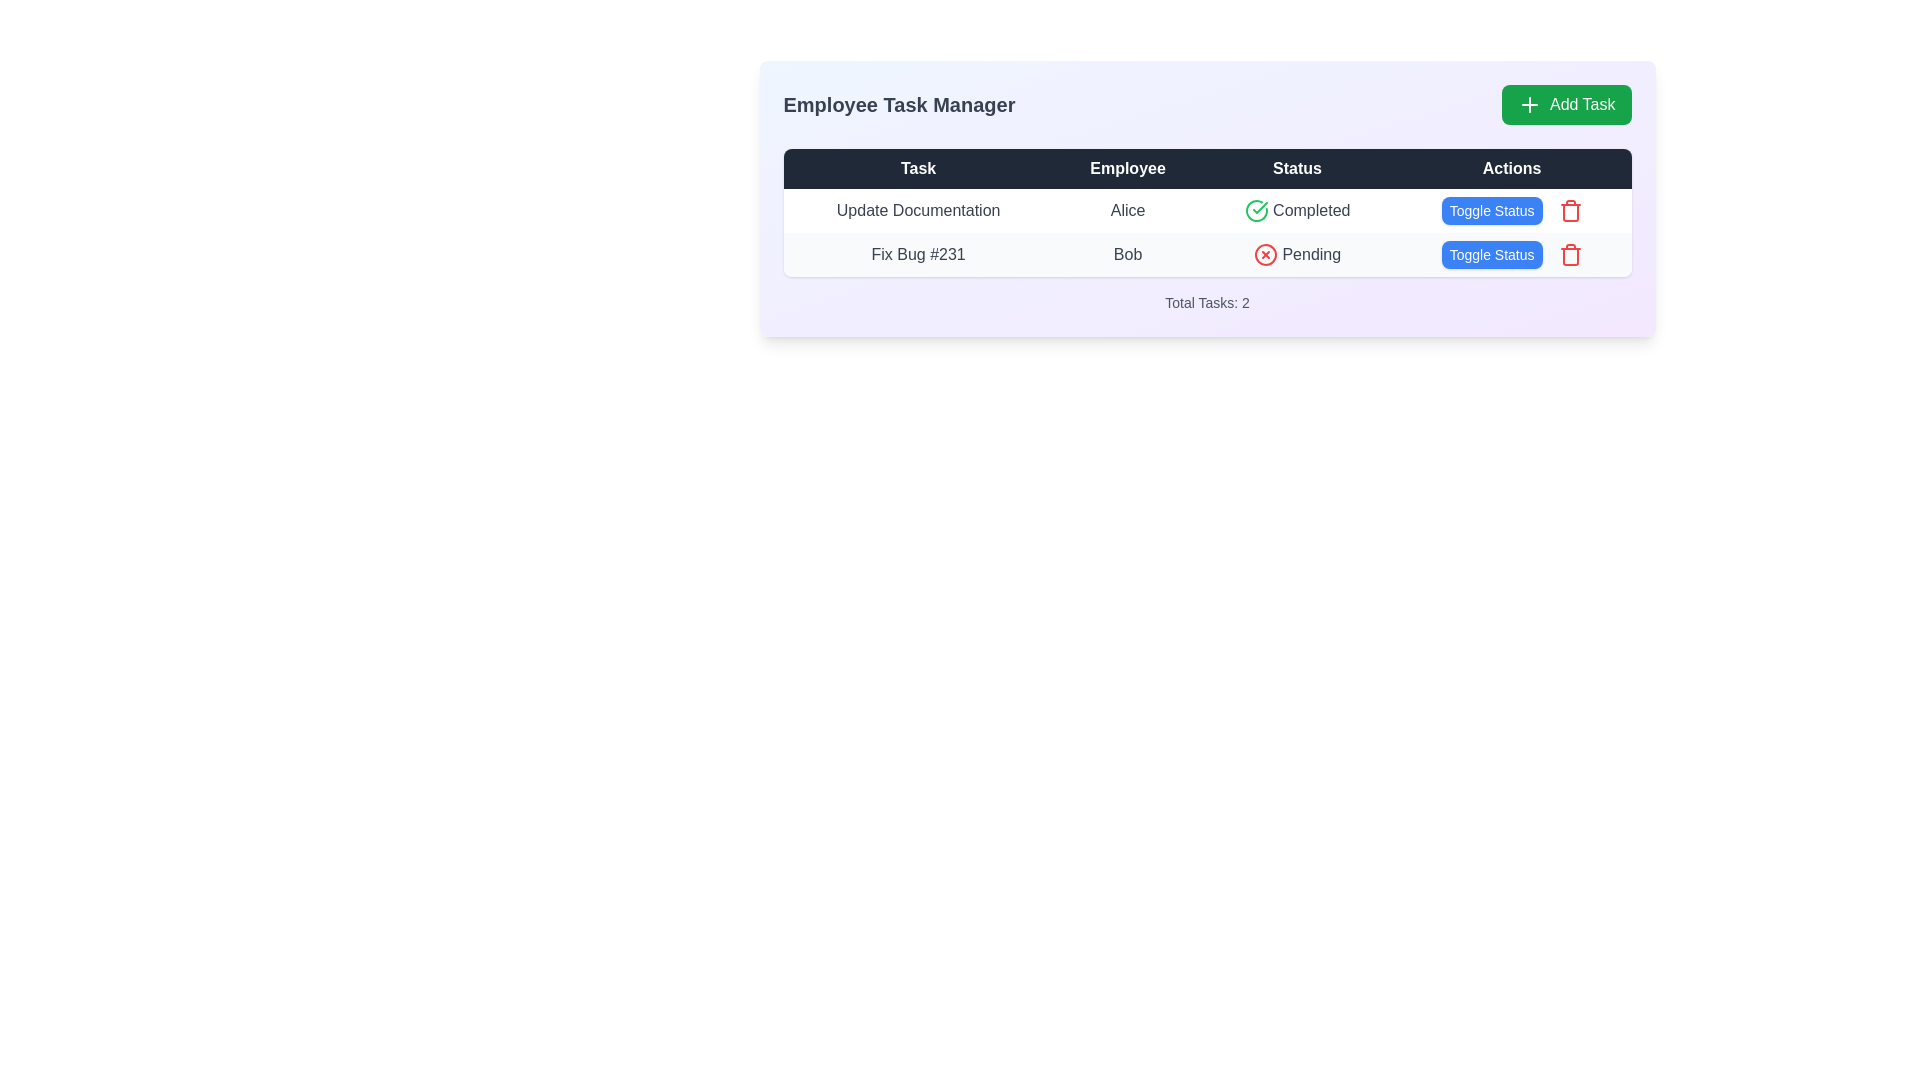  Describe the element at coordinates (1297, 211) in the screenshot. I see `the Status indicator element that displays the task's completion status, located in the third column of the first row under the 'Status' header` at that location.